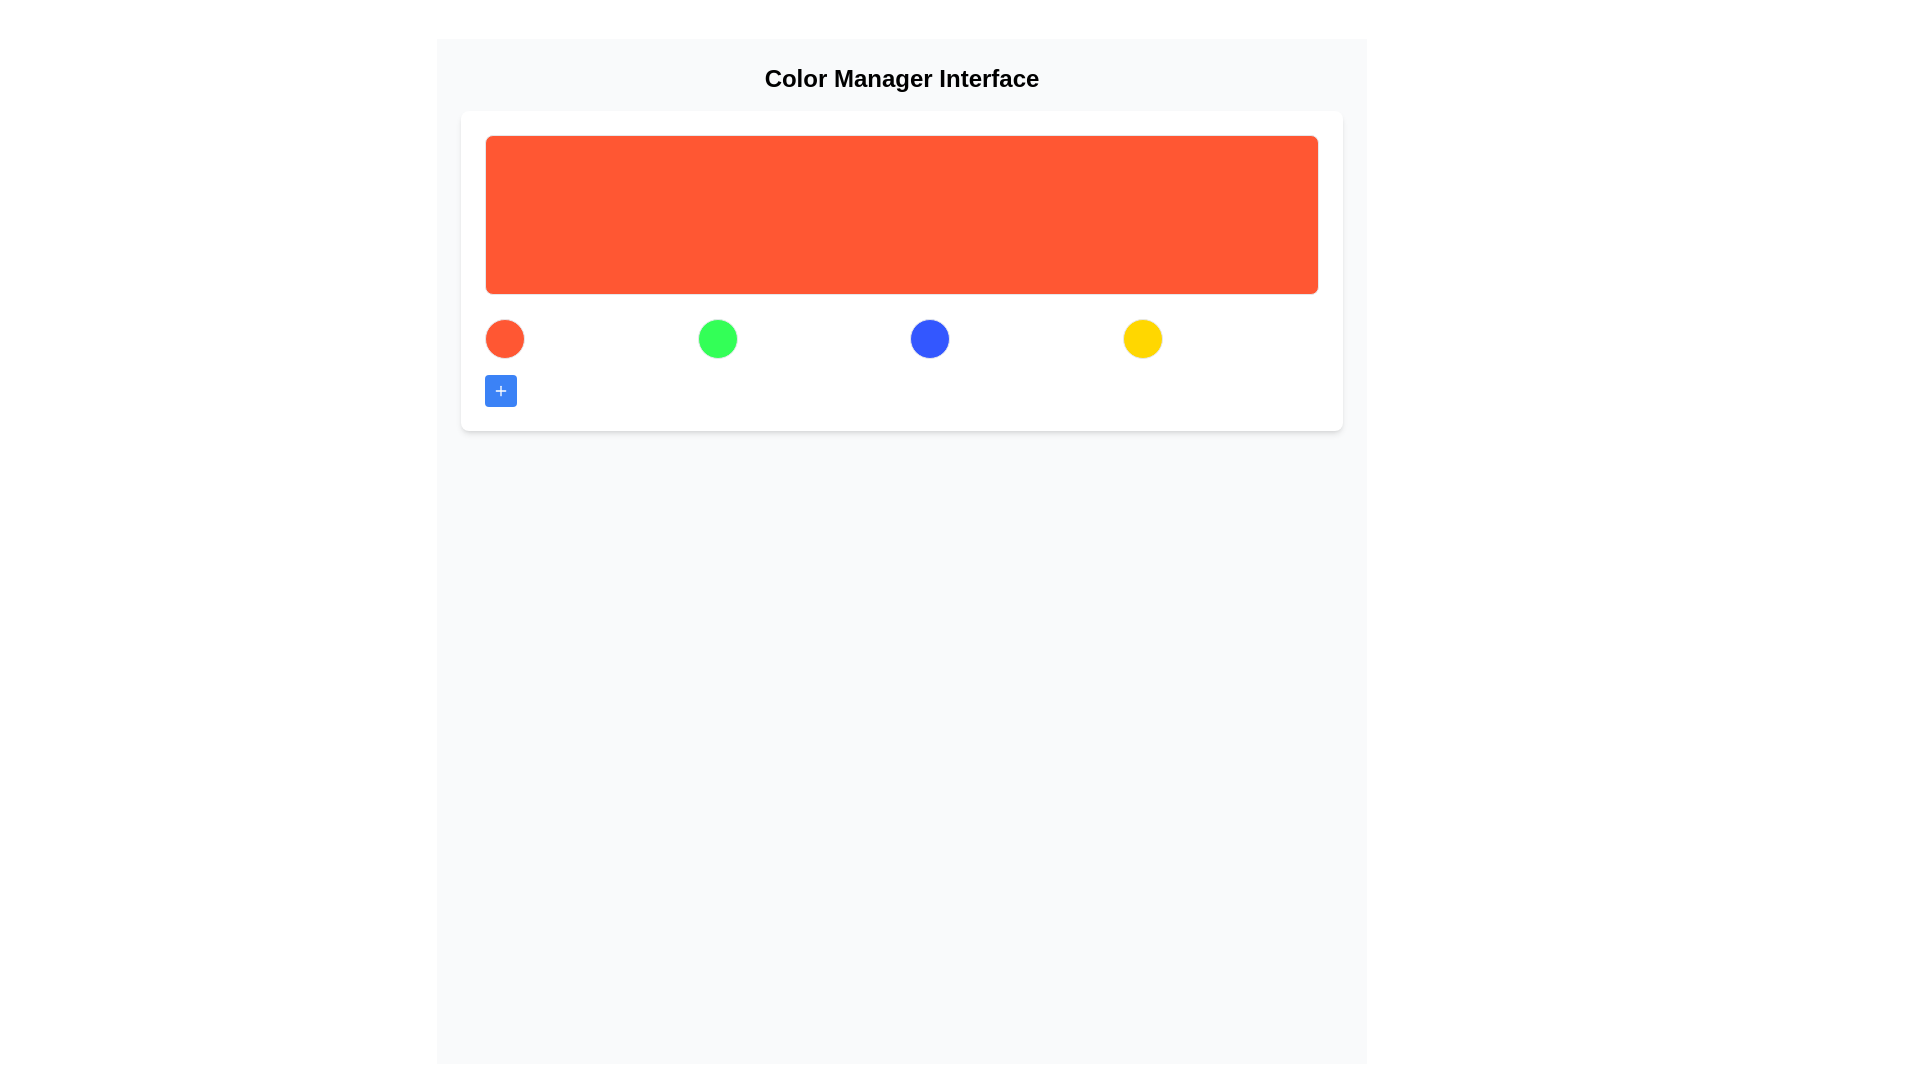  Describe the element at coordinates (500, 390) in the screenshot. I see `the compact blue button with a white plus icon centered within it` at that location.